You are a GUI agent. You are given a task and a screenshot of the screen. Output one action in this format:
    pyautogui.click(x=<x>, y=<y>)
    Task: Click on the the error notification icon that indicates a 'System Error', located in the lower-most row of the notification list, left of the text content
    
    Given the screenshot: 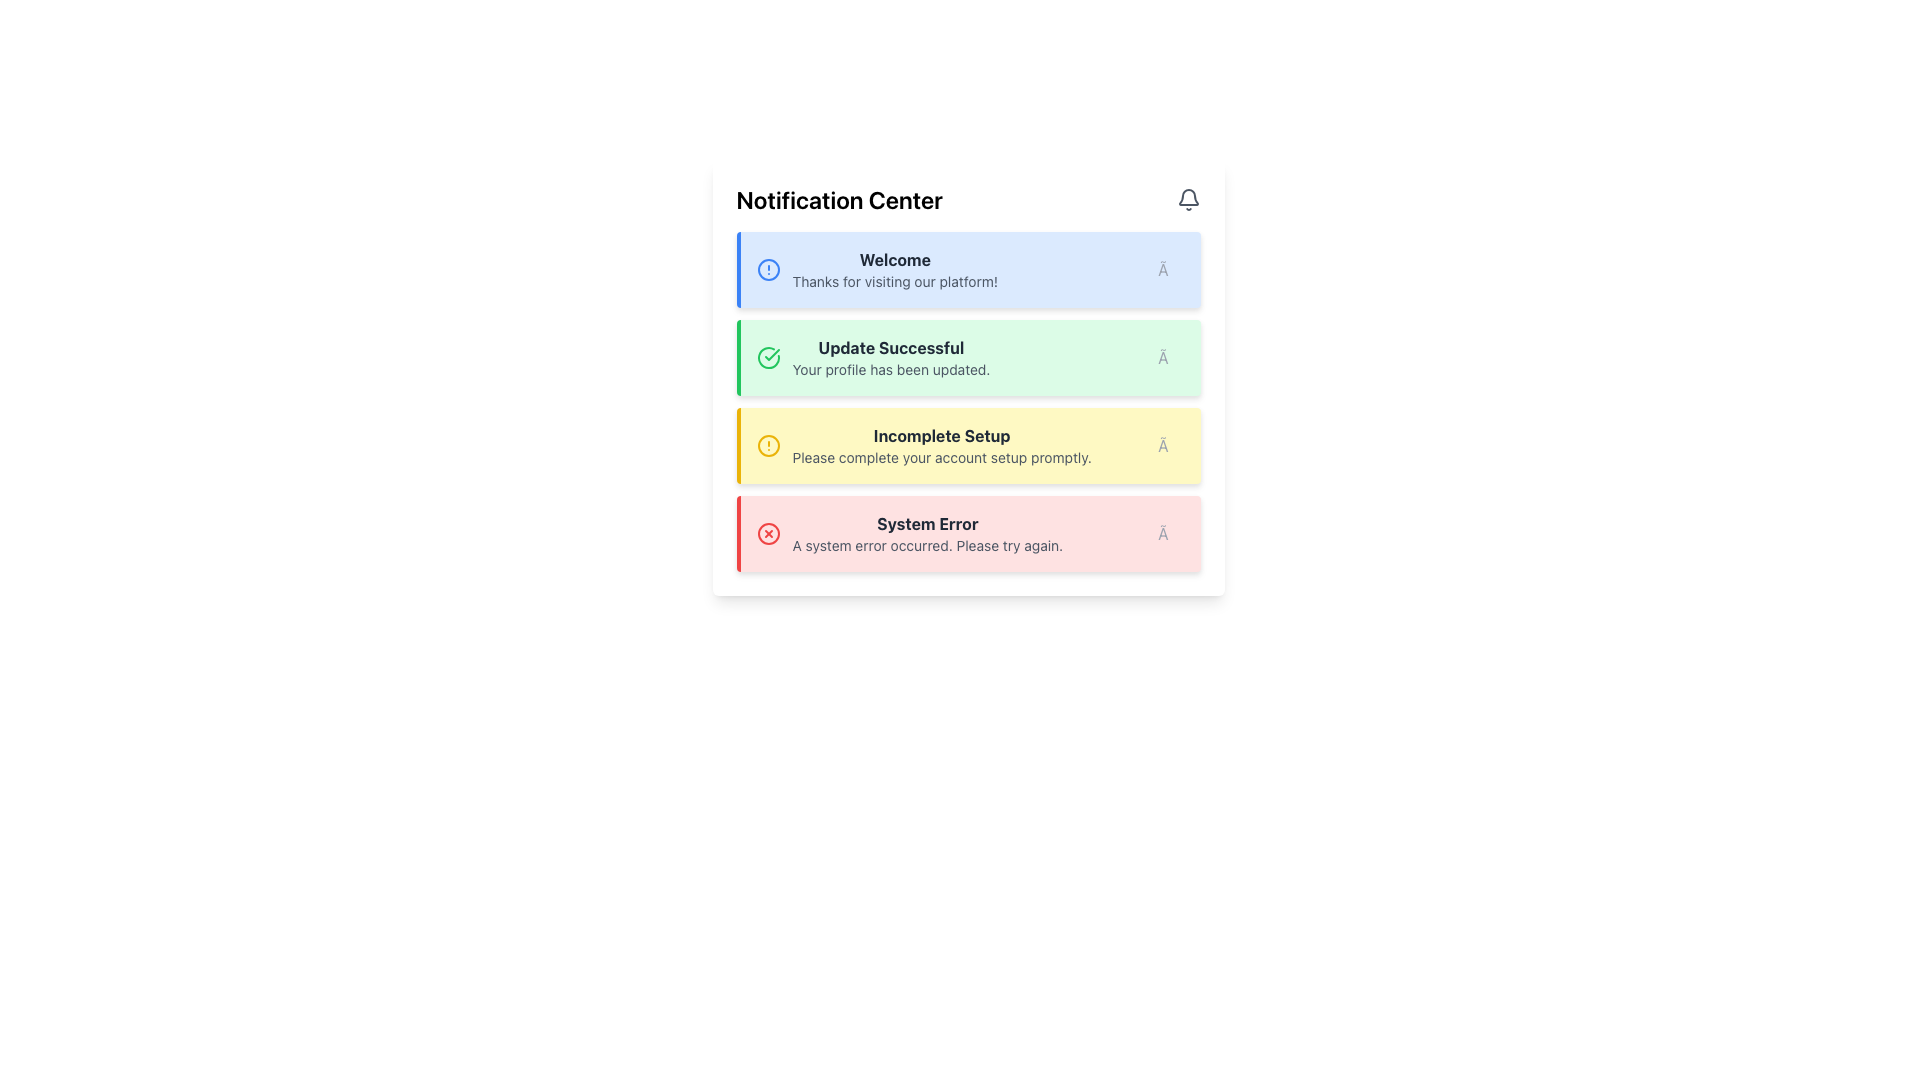 What is the action you would take?
    pyautogui.click(x=767, y=532)
    